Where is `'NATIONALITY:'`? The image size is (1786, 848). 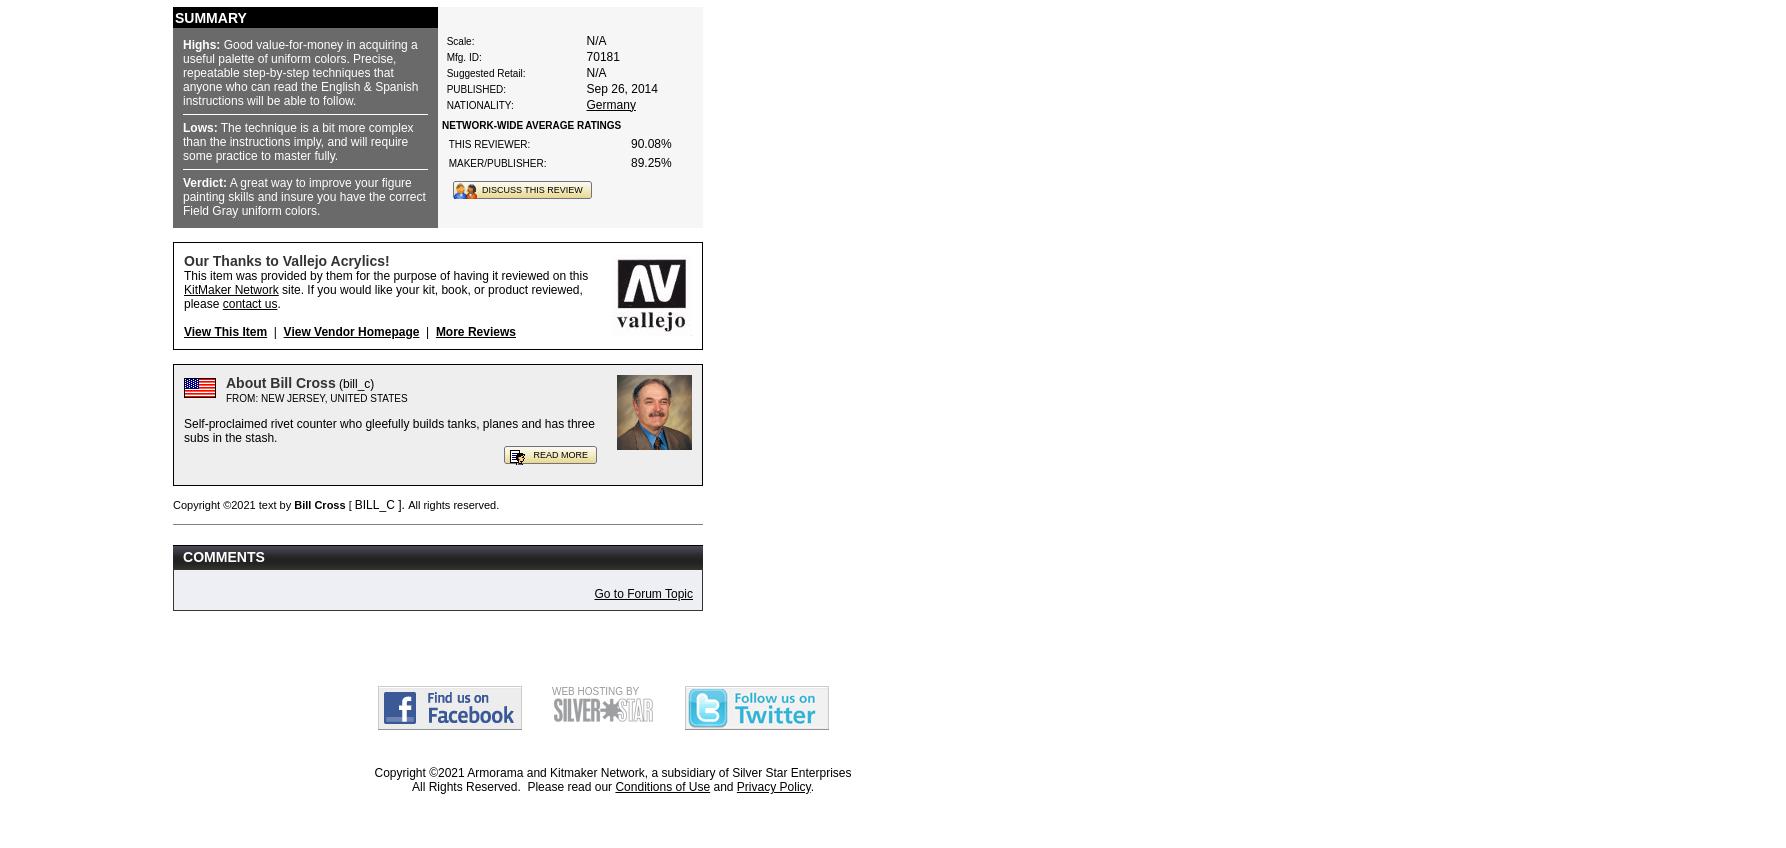 'NATIONALITY:' is located at coordinates (445, 104).